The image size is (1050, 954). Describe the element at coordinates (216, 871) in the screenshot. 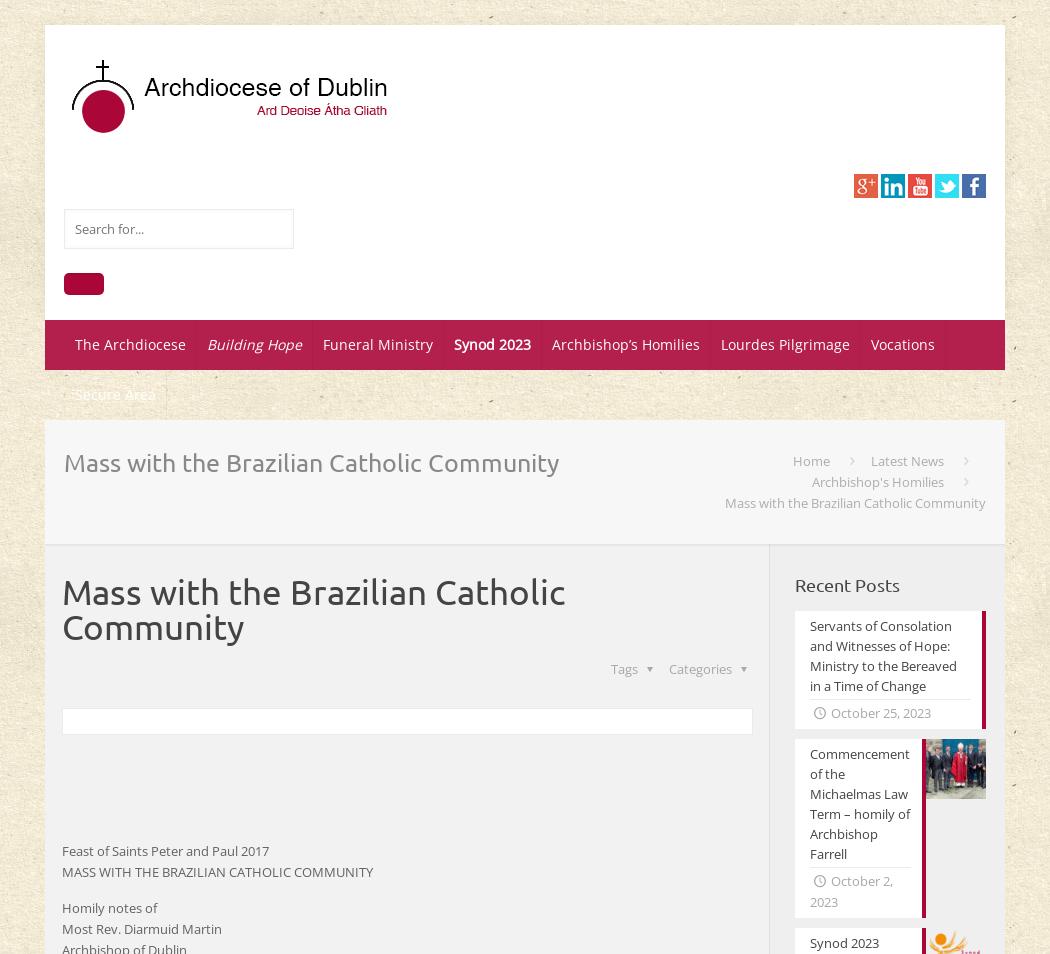

I see `'MASS WITH THE BRAZILIAN CATHOLIC COMMUNITY'` at that location.